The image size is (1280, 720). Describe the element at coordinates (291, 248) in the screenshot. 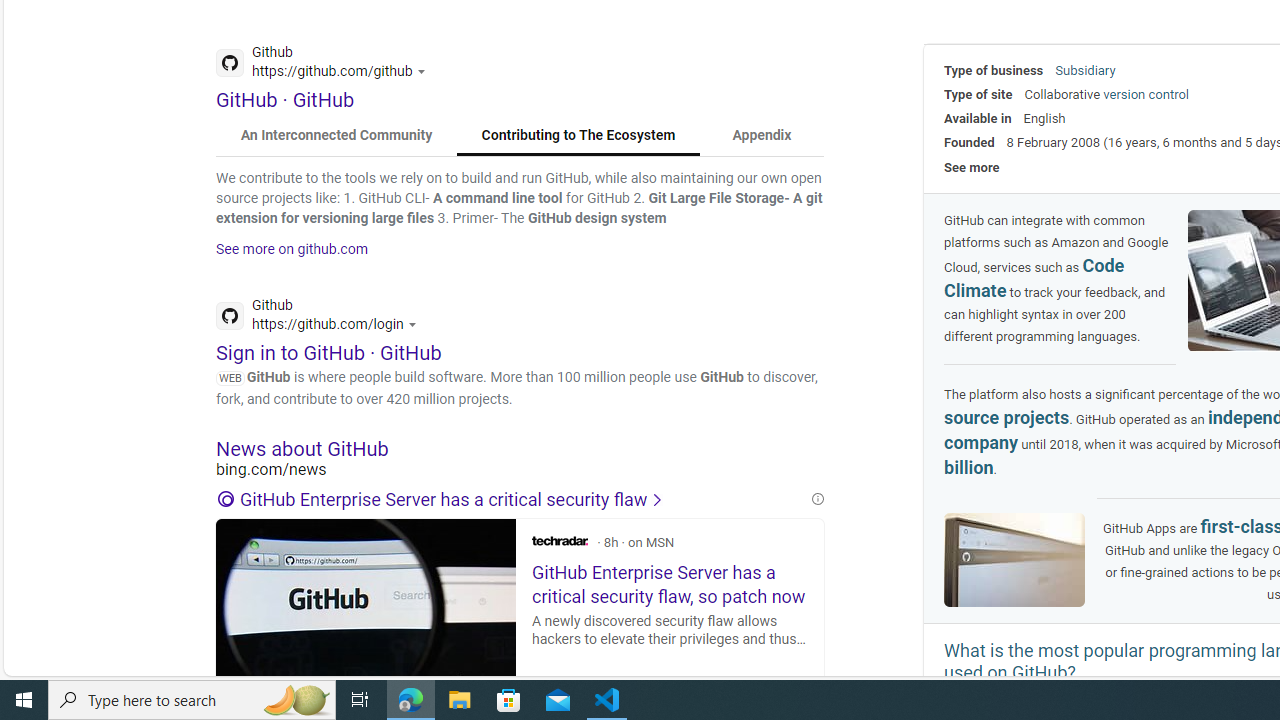

I see `'See more on github.com'` at that location.